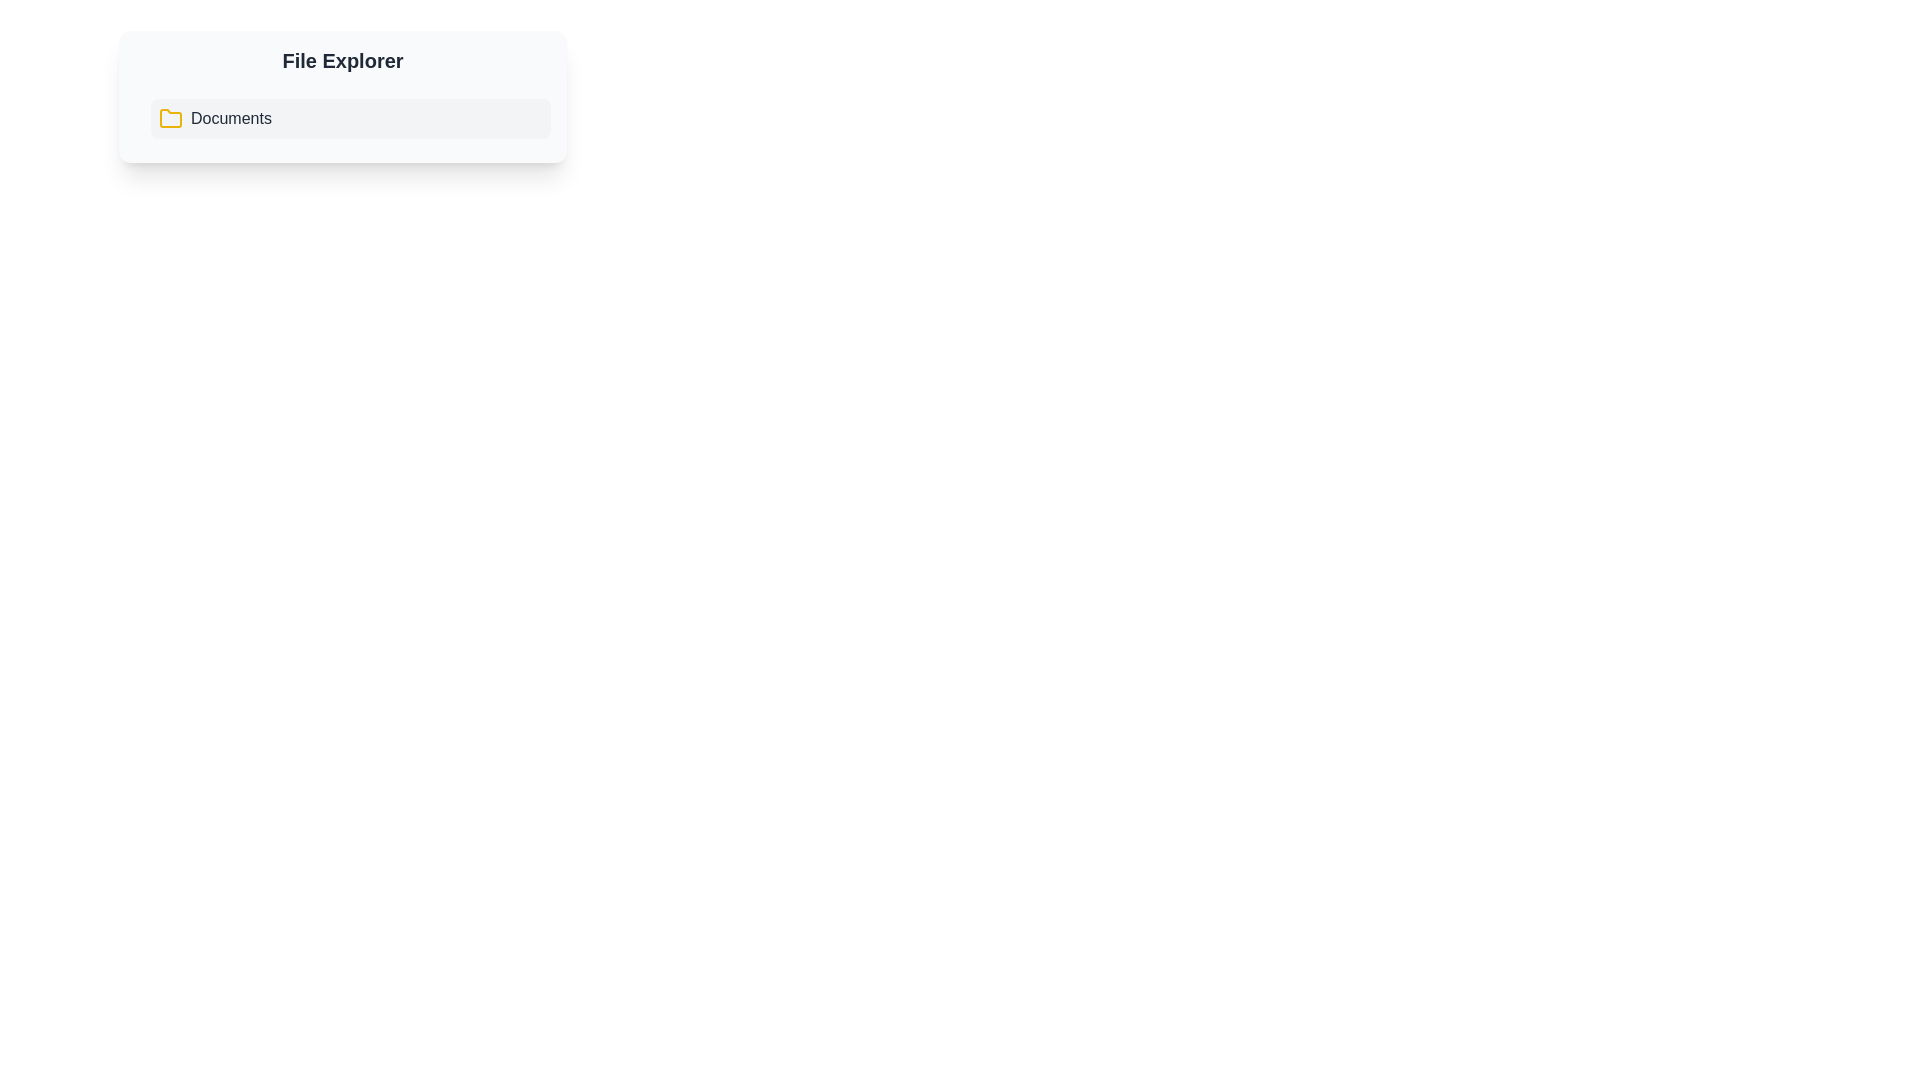 The width and height of the screenshot is (1920, 1080). What do you see at coordinates (215, 119) in the screenshot?
I see `the folder icon of the 'Documents' list item located in the top-left area of the file management system` at bounding box center [215, 119].